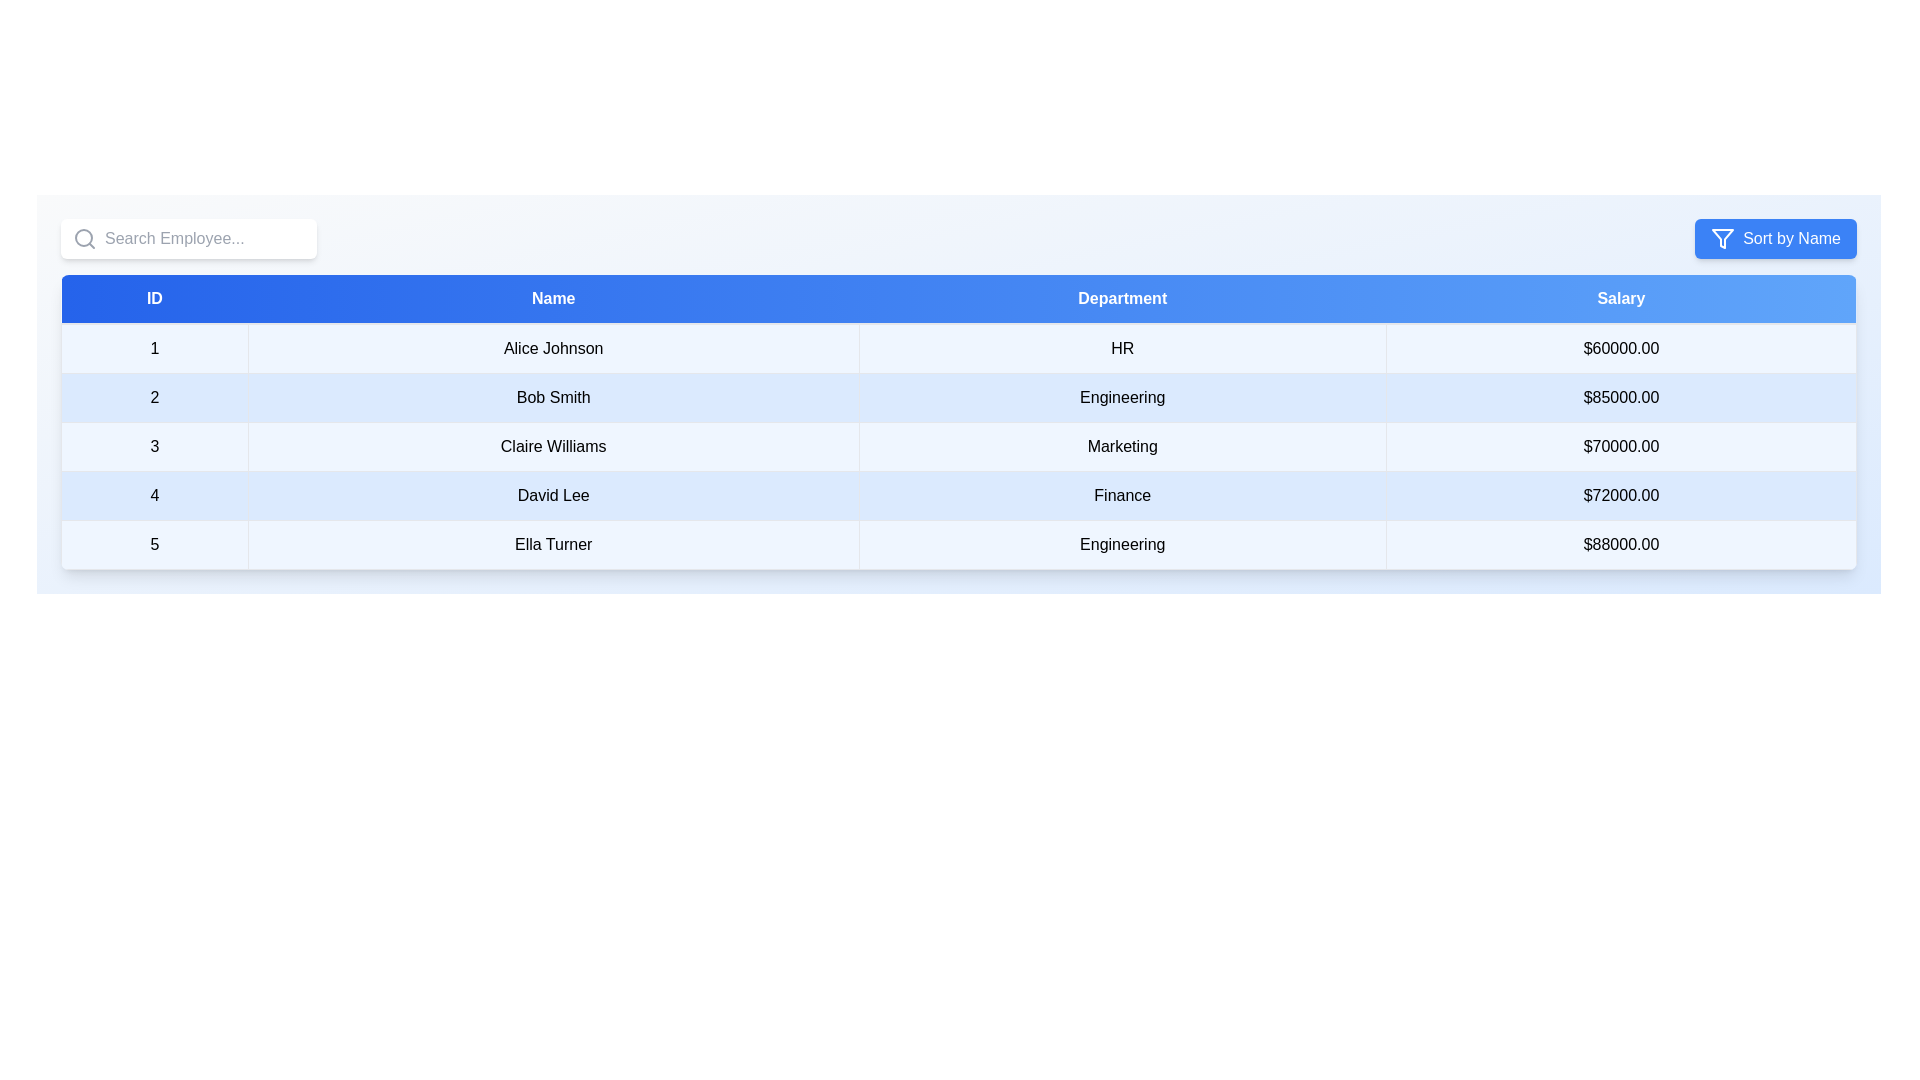 The image size is (1920, 1080). Describe the element at coordinates (153, 495) in the screenshot. I see `the static text element that indicates the ID number of the employee 'David Lee'` at that location.